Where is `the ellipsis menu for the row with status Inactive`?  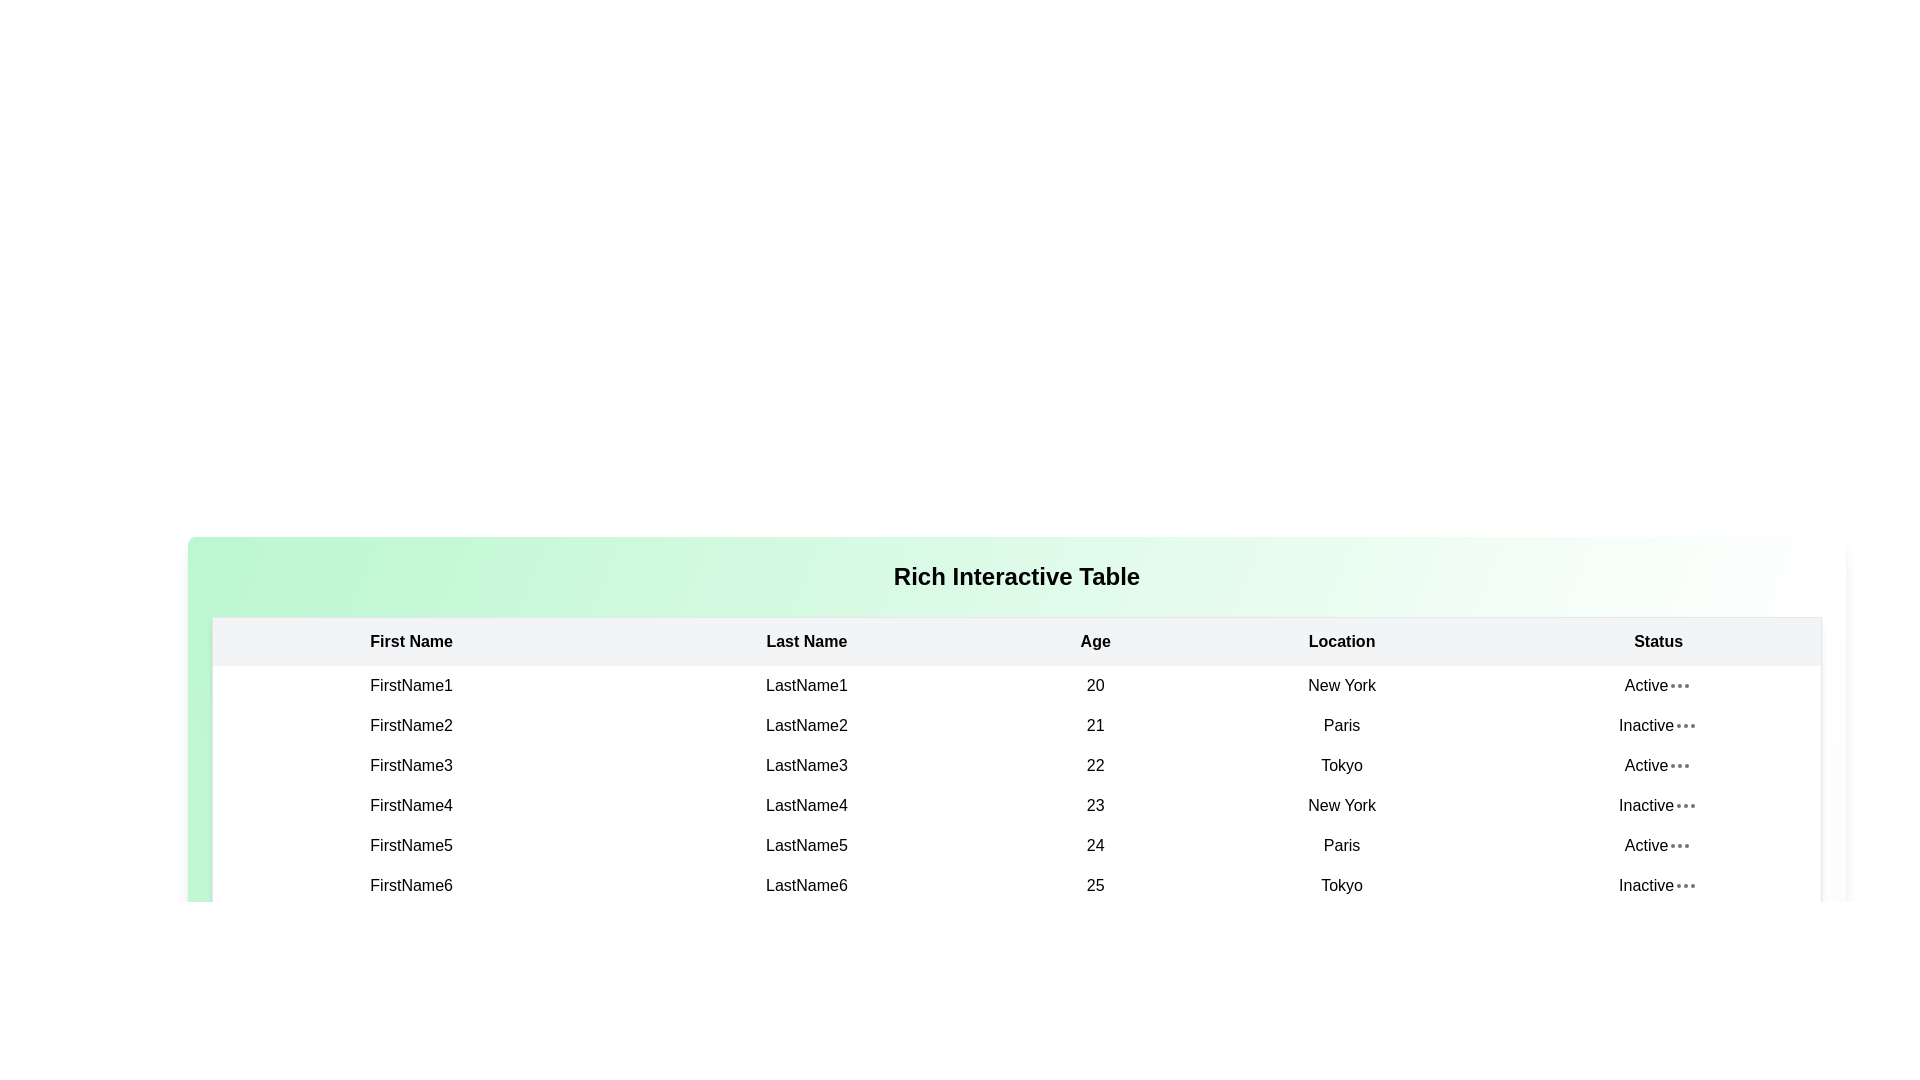 the ellipsis menu for the row with status Inactive is located at coordinates (1684, 725).